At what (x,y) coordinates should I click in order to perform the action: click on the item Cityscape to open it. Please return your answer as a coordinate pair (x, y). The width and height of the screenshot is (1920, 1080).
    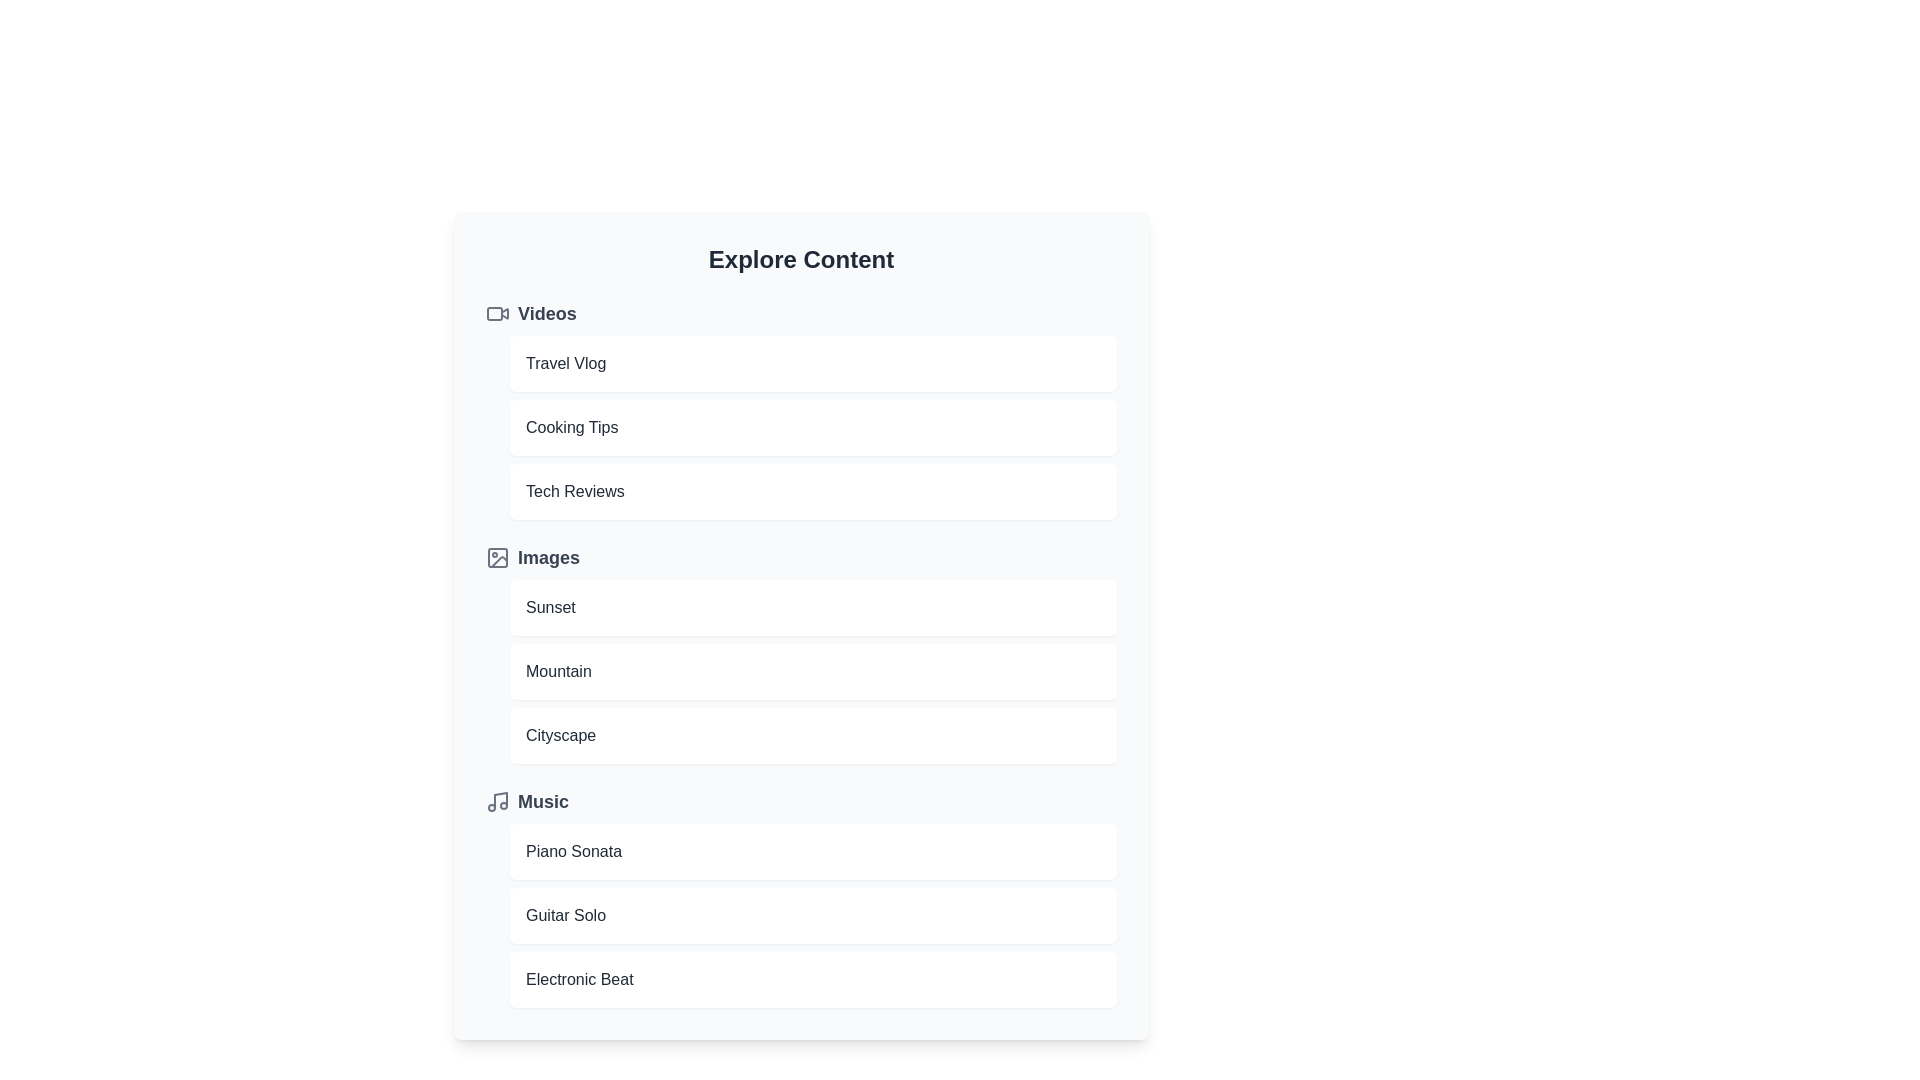
    Looking at the image, I should click on (813, 736).